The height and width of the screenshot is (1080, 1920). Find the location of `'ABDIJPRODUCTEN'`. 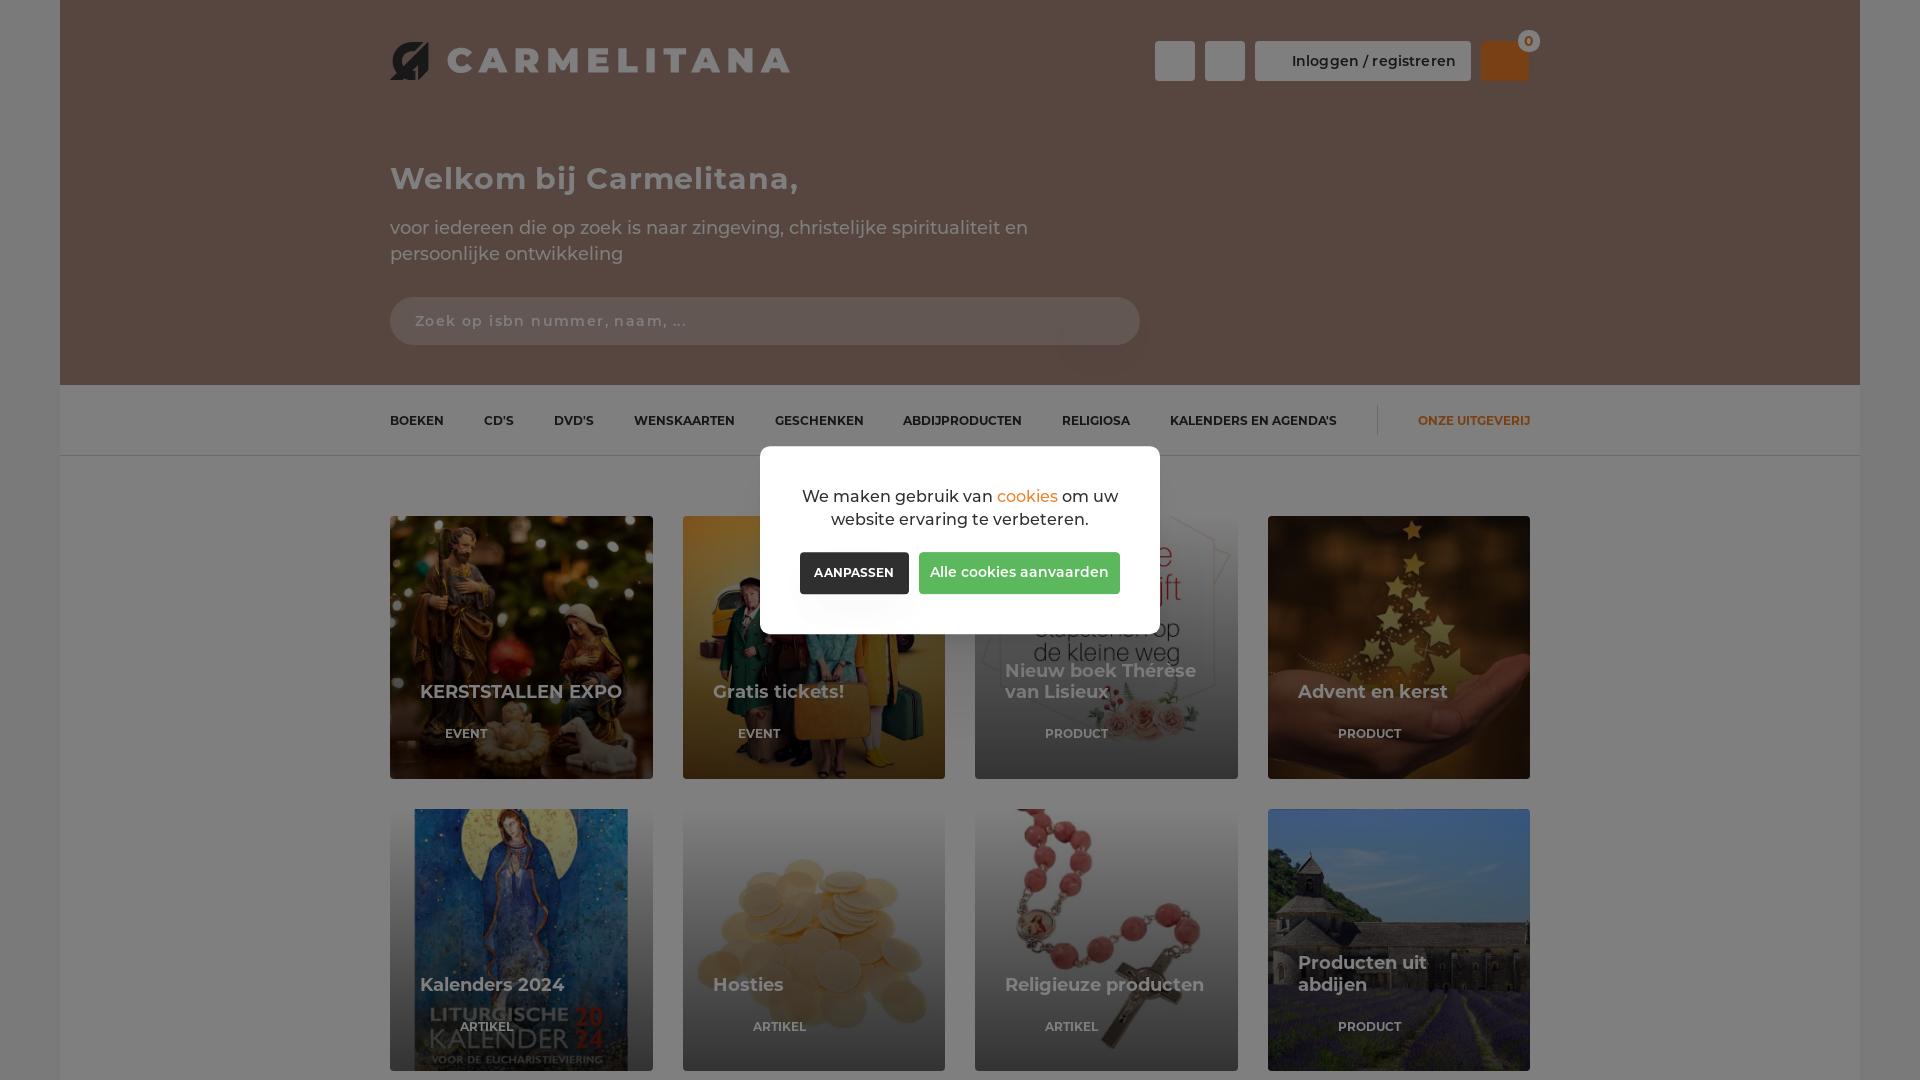

'ABDIJPRODUCTEN' is located at coordinates (962, 419).